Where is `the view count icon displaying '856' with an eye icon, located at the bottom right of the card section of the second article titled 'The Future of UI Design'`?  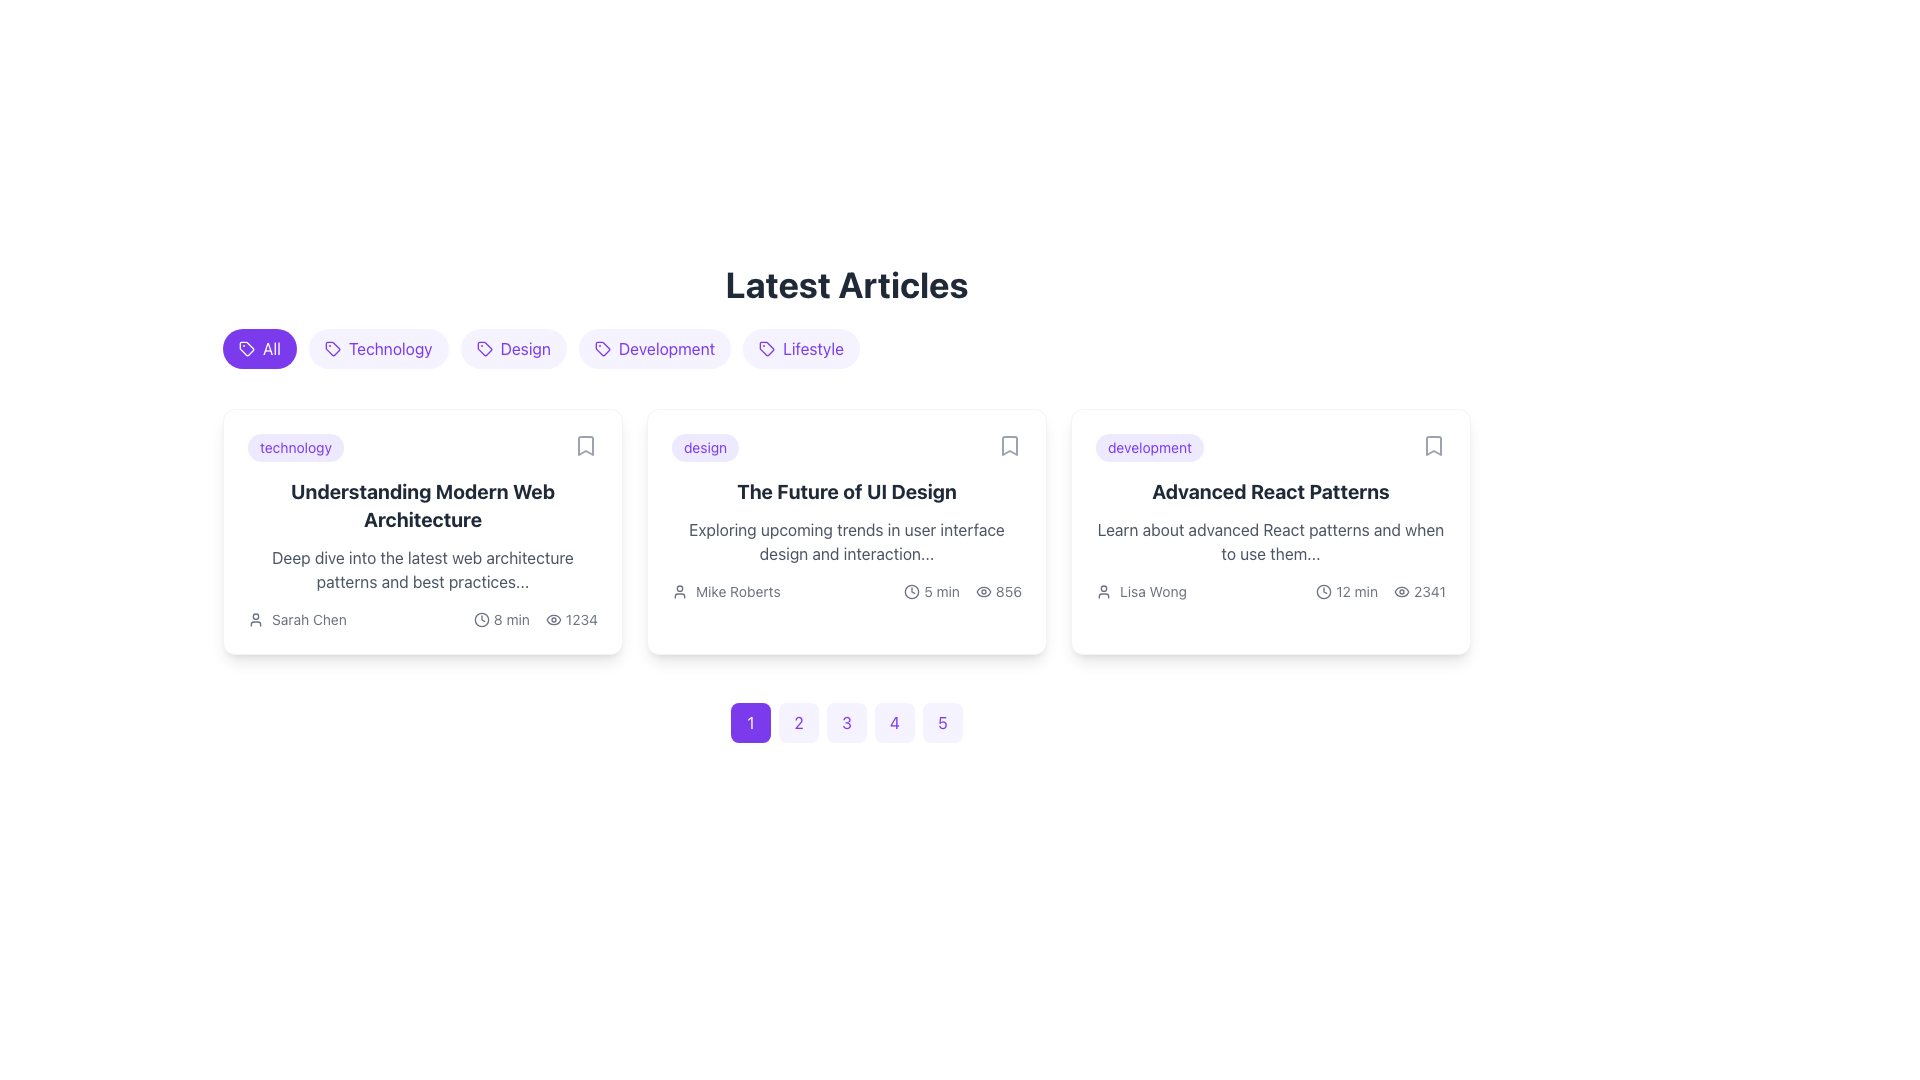
the view count icon displaying '856' with an eye icon, located at the bottom right of the card section of the second article titled 'The Future of UI Design' is located at coordinates (998, 590).